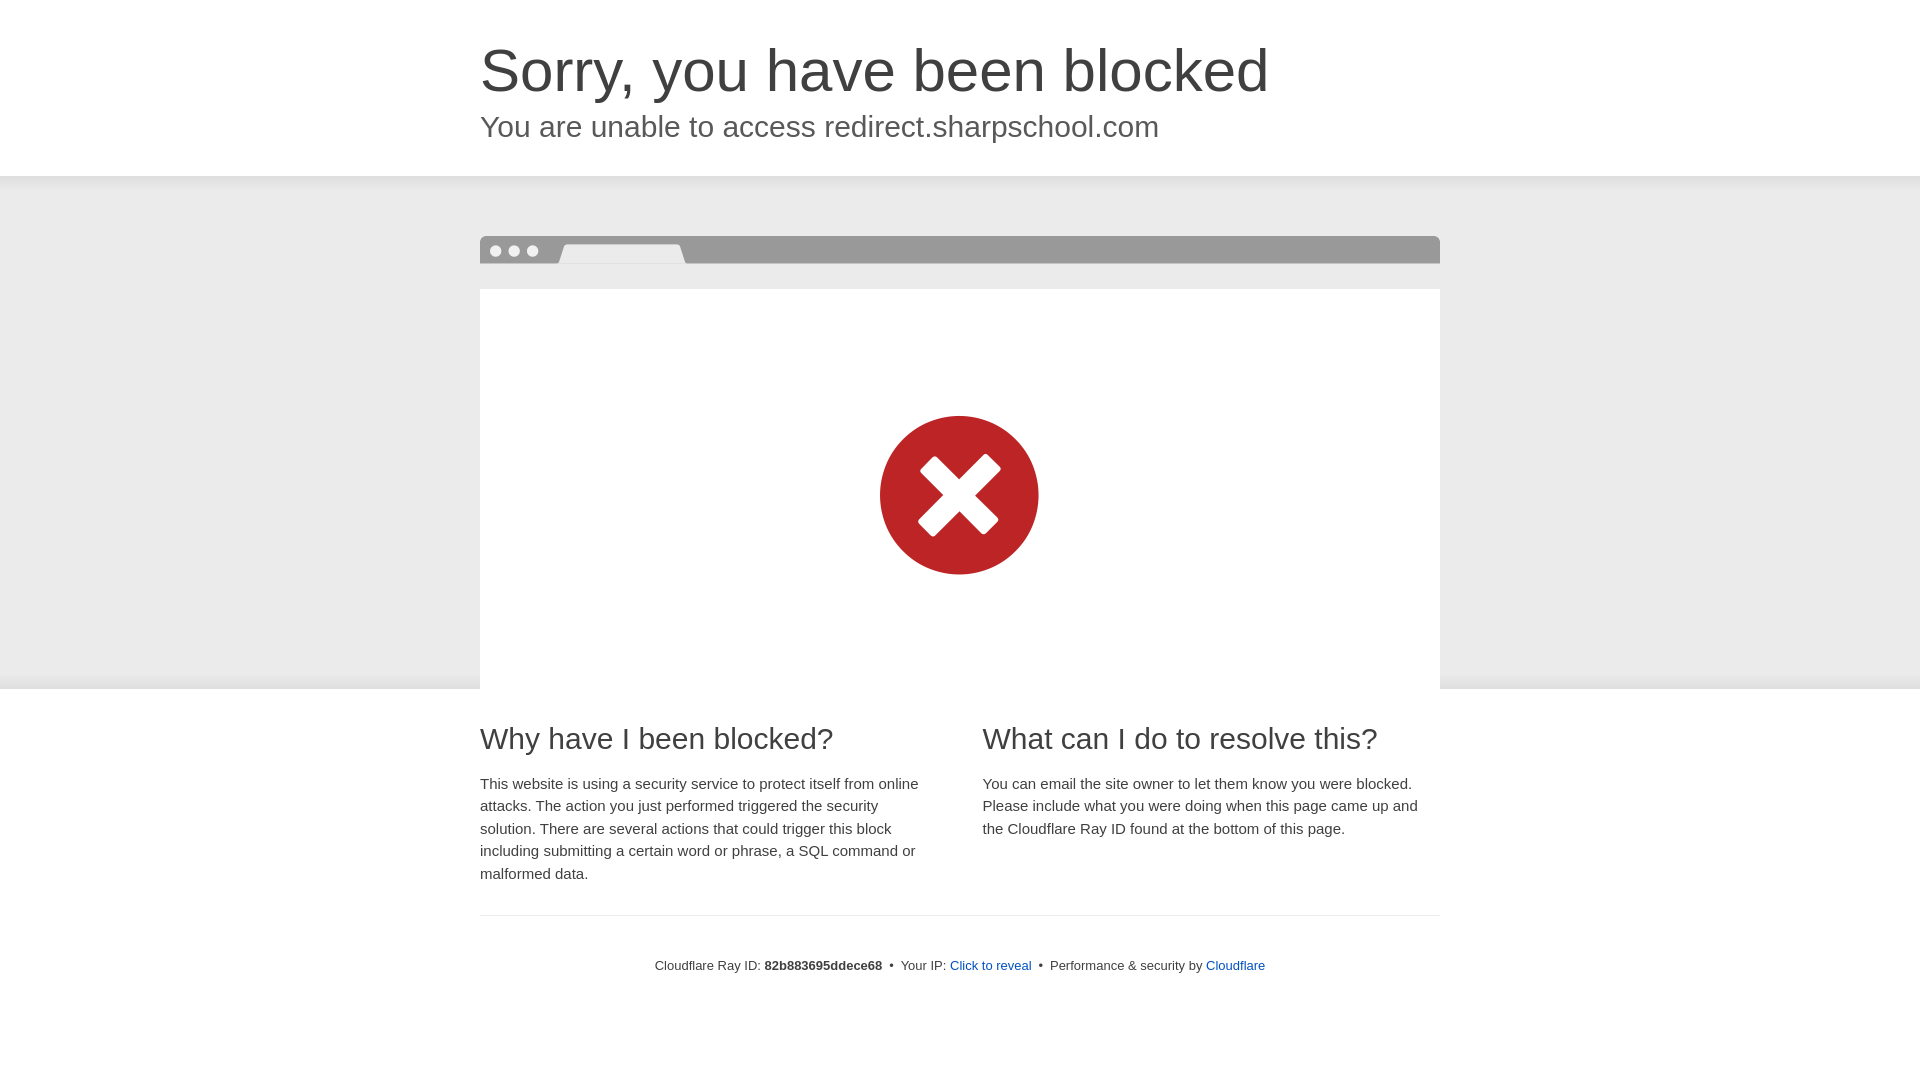 The height and width of the screenshot is (1080, 1920). Describe the element at coordinates (1234, 964) in the screenshot. I see `'Cloudflare'` at that location.